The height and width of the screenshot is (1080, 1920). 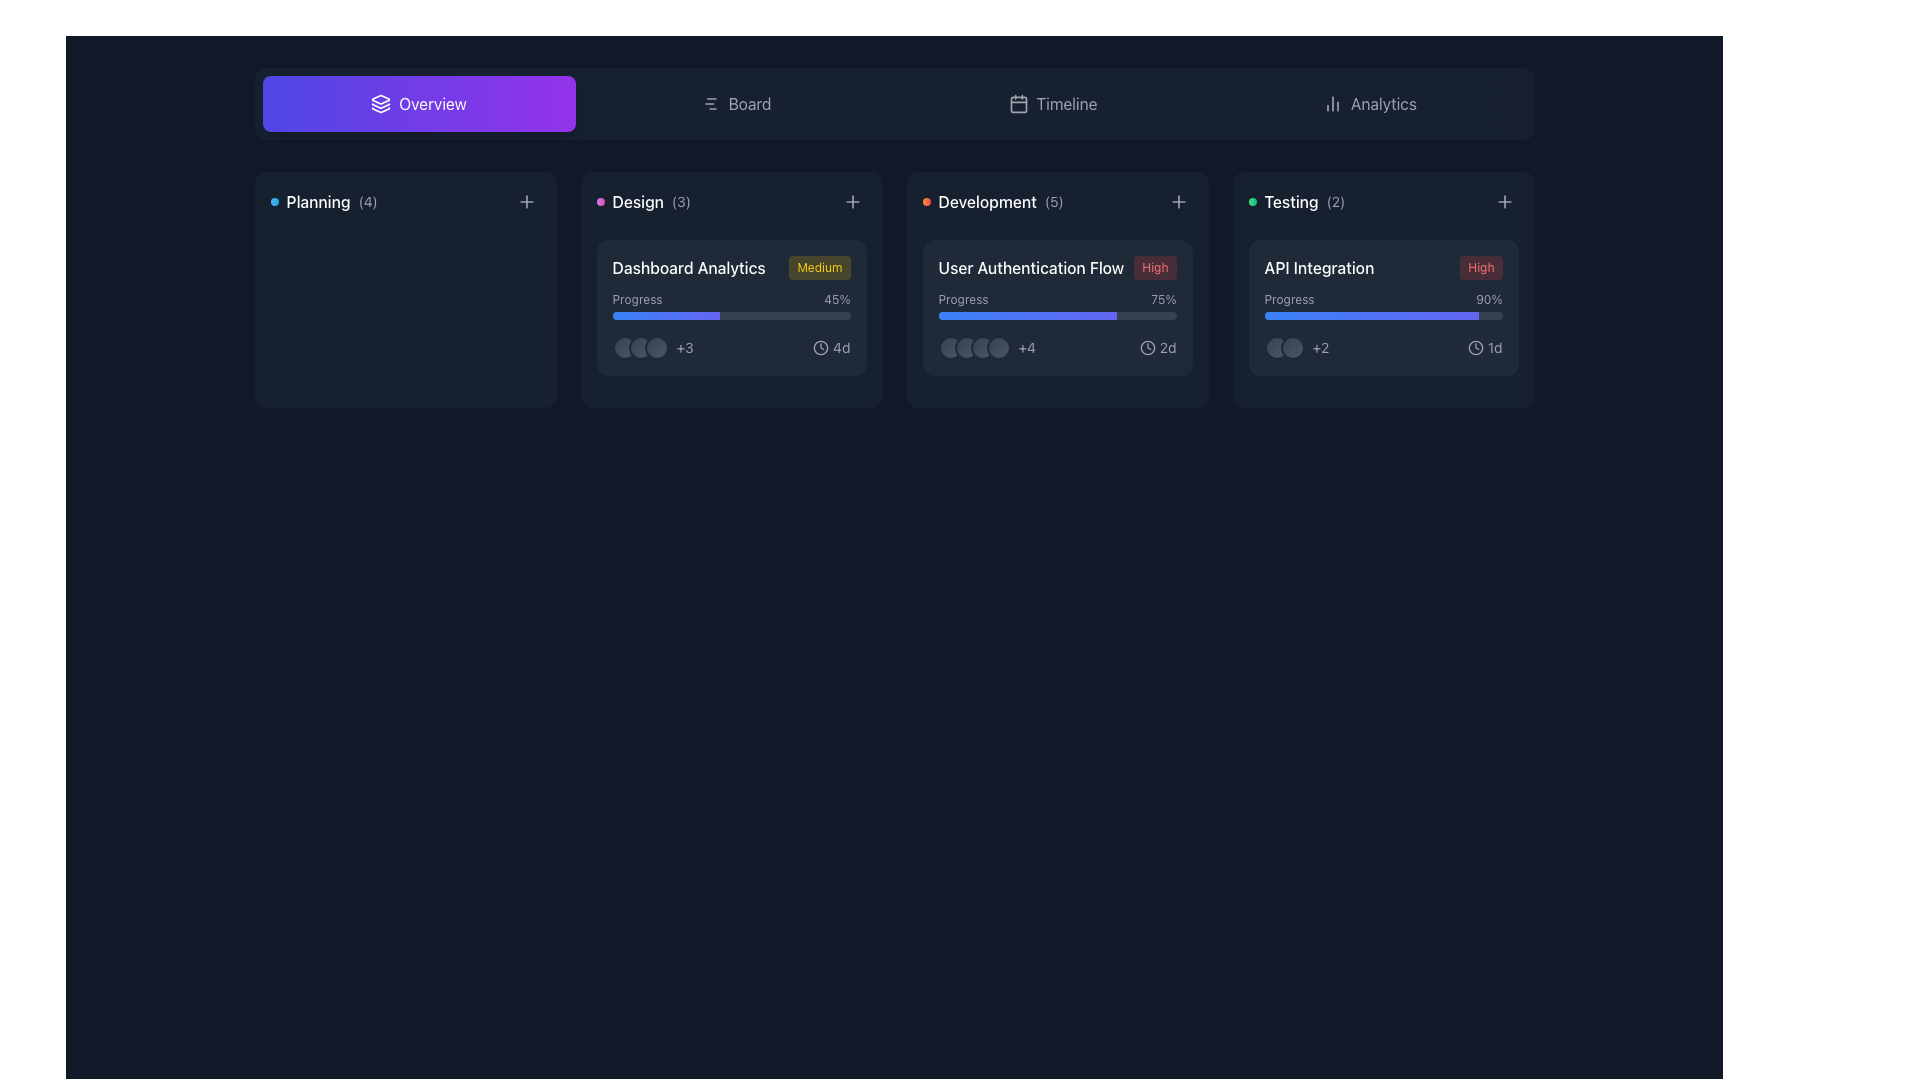 I want to click on the displayed information of the Text Label showing '45%' located next to the word 'Progress' in the Design panel of the Dashboard Analytics, so click(x=837, y=300).